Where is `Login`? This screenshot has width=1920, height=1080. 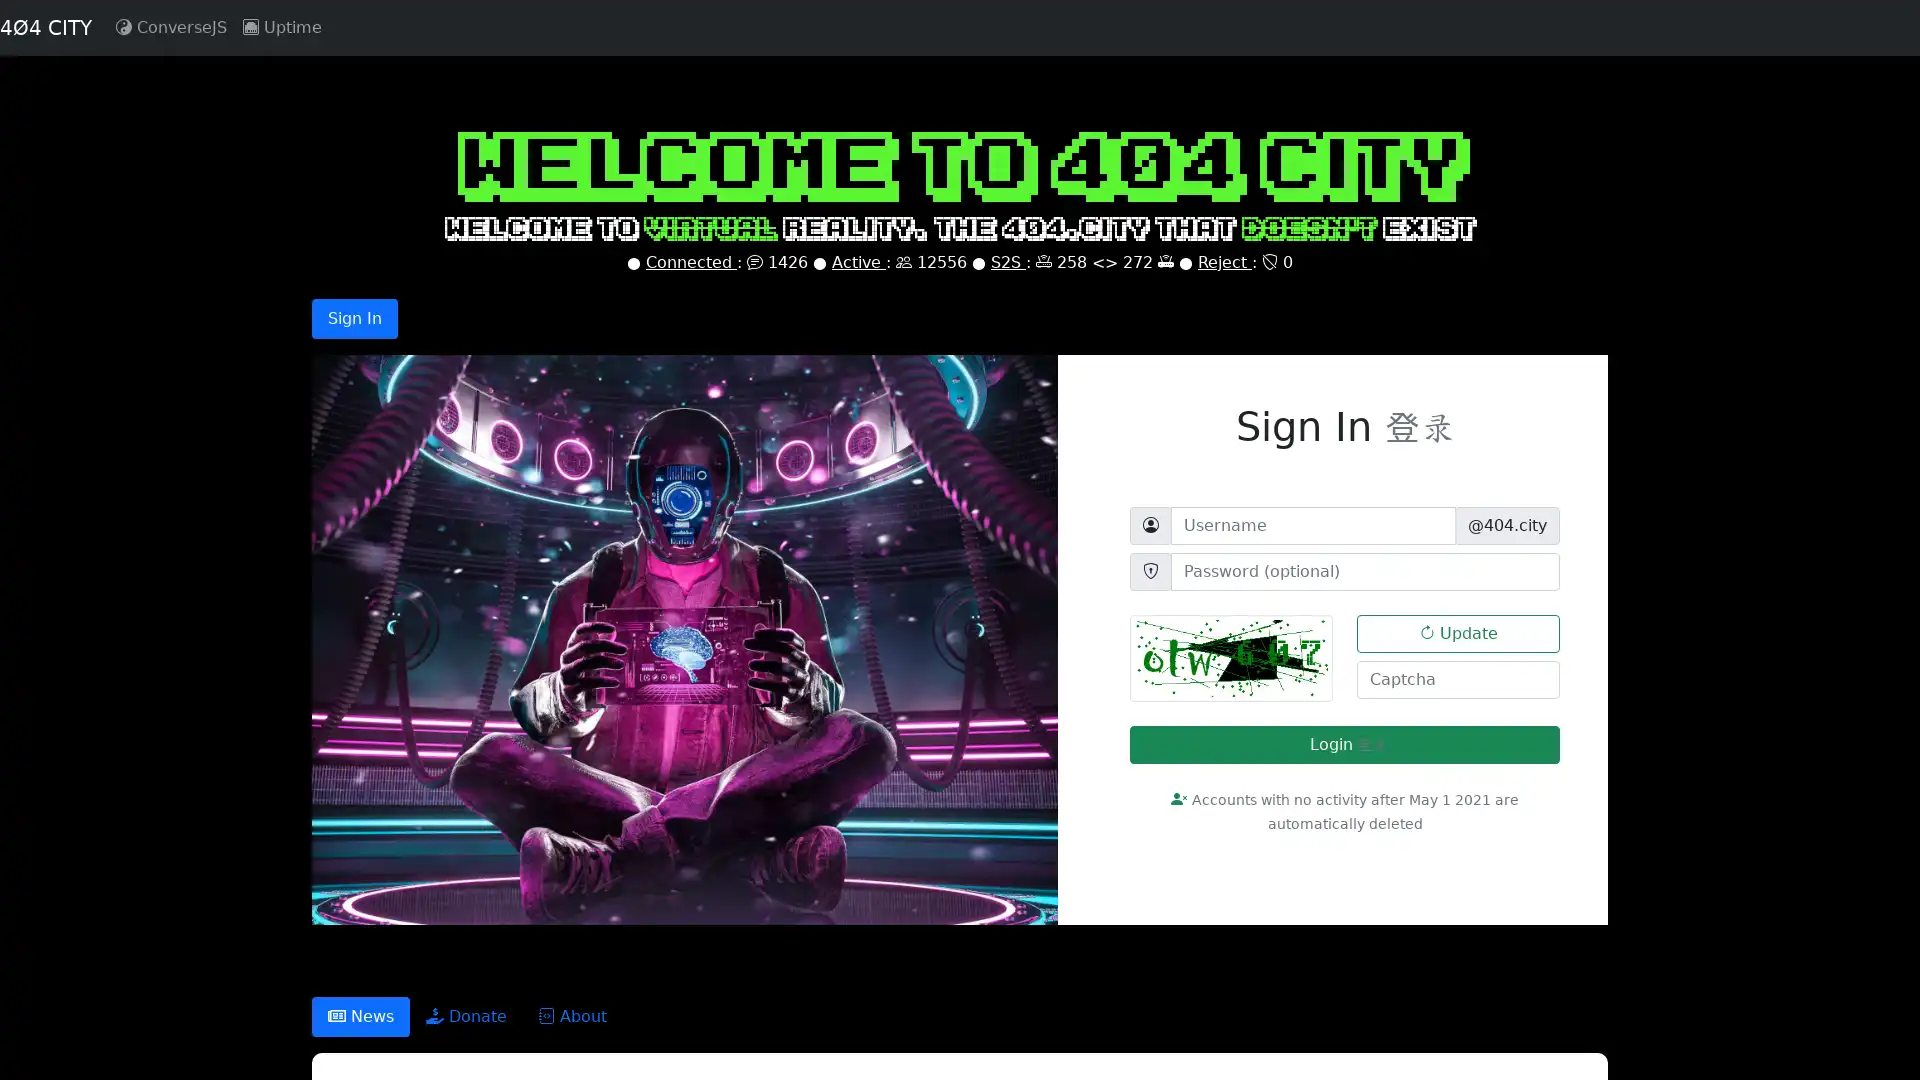 Login is located at coordinates (1344, 744).